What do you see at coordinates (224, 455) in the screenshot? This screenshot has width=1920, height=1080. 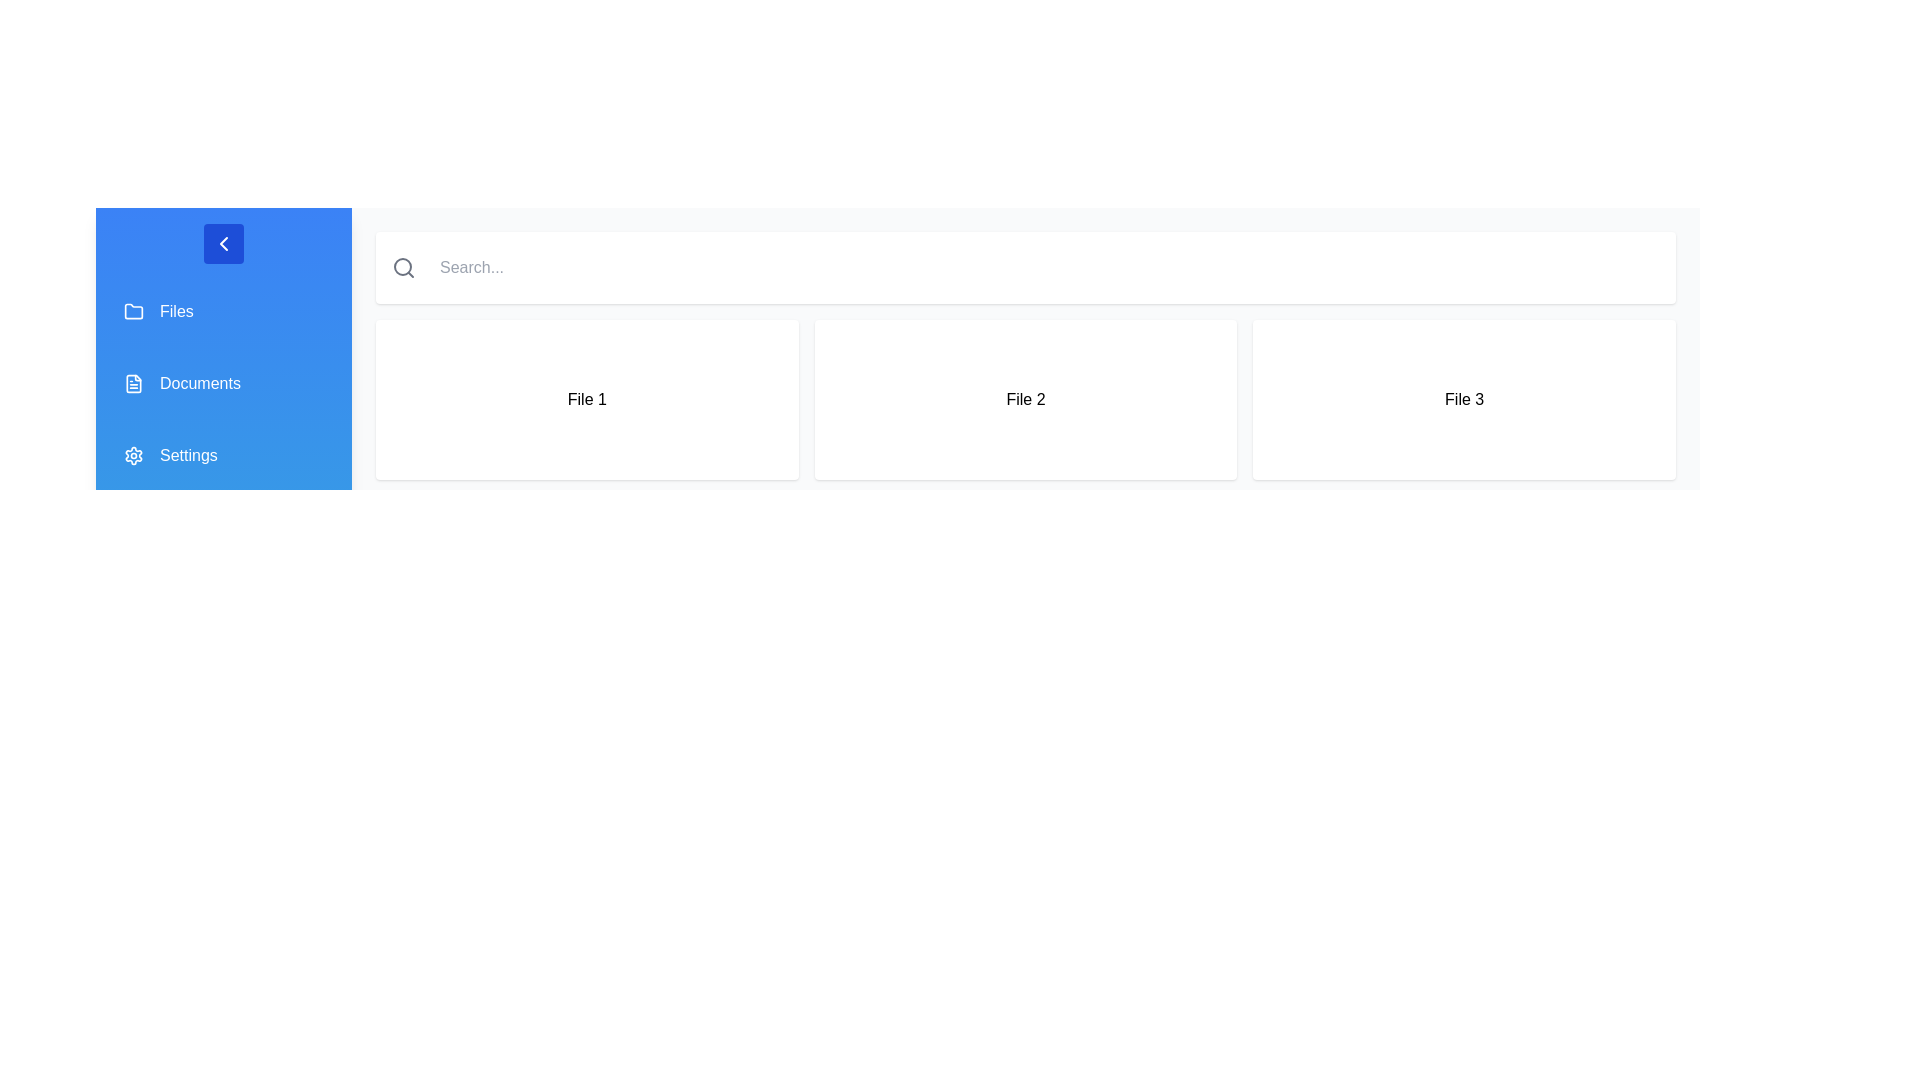 I see `the 'Settings' menu item in the sidebar` at bounding box center [224, 455].